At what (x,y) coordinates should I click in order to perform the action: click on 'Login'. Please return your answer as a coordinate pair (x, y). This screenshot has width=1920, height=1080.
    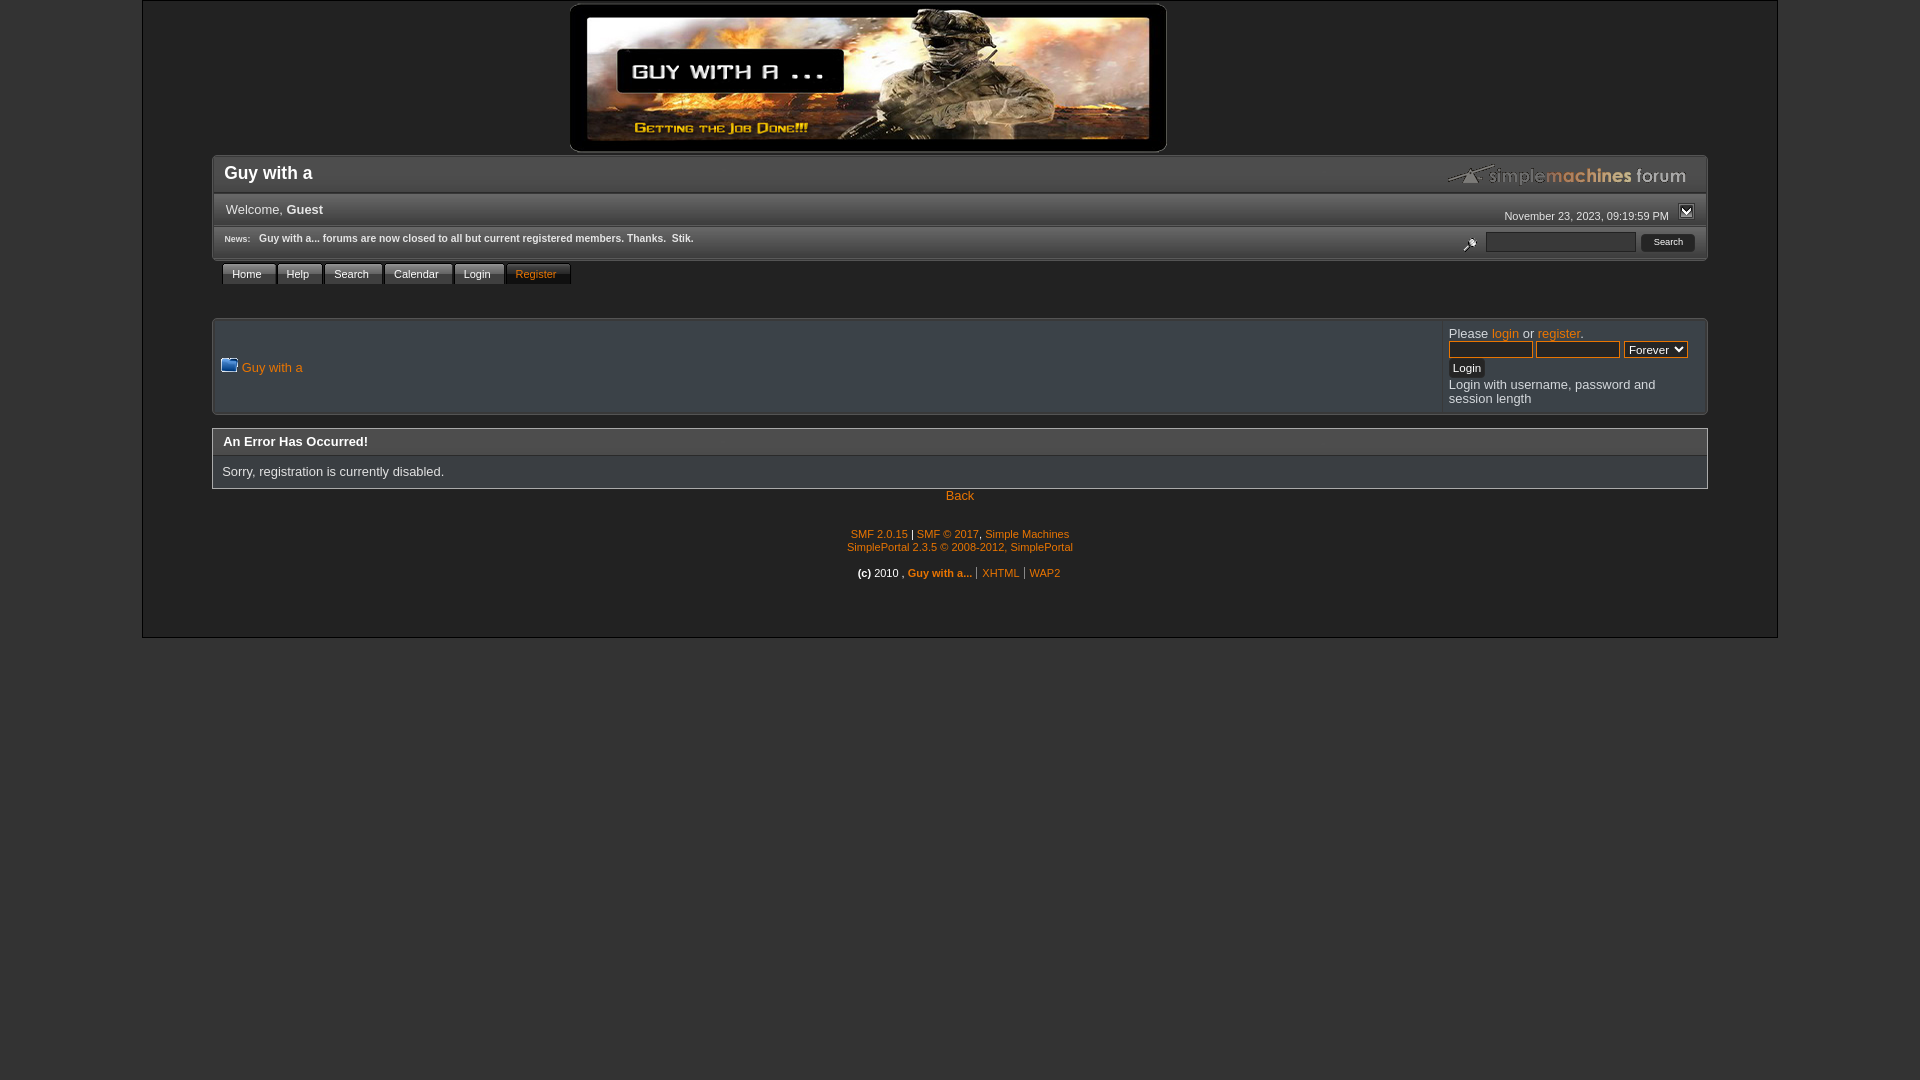
    Looking at the image, I should click on (453, 273).